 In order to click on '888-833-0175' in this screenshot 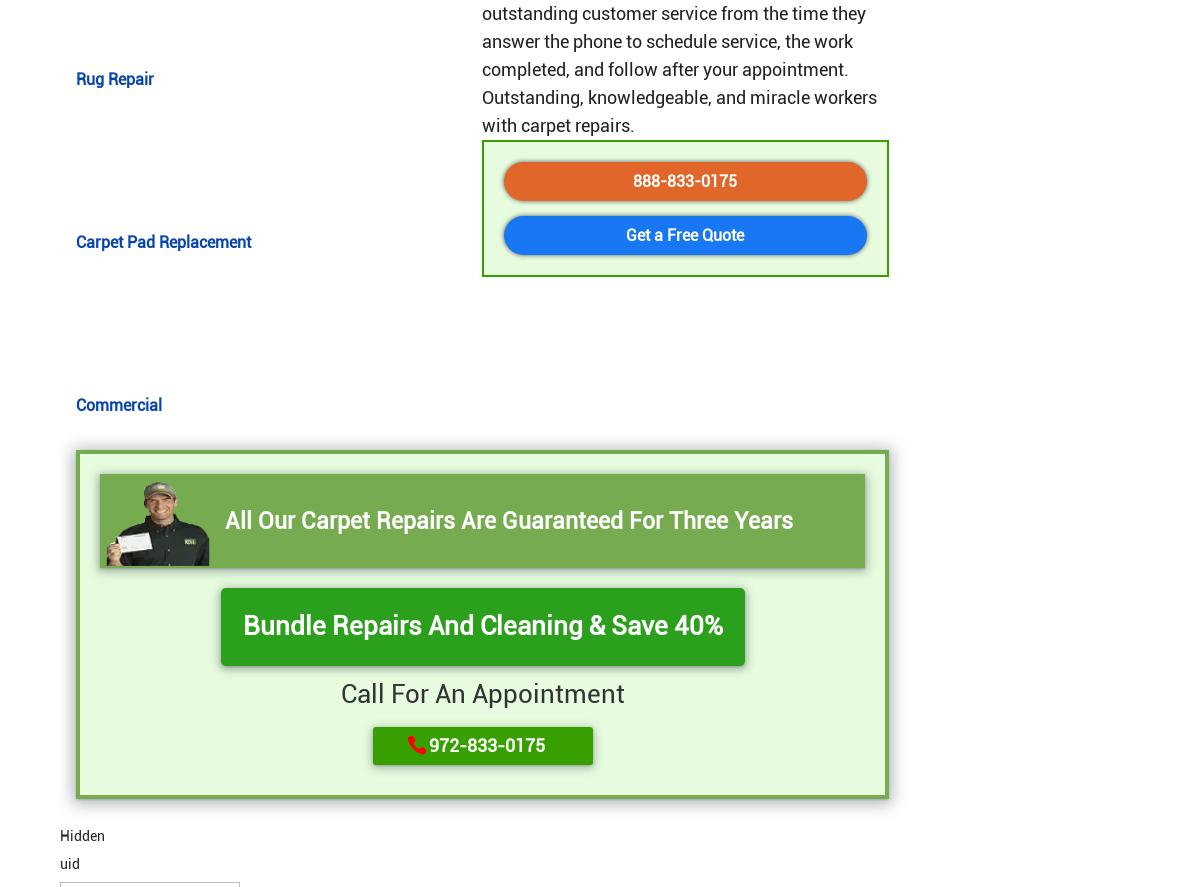, I will do `click(684, 179)`.